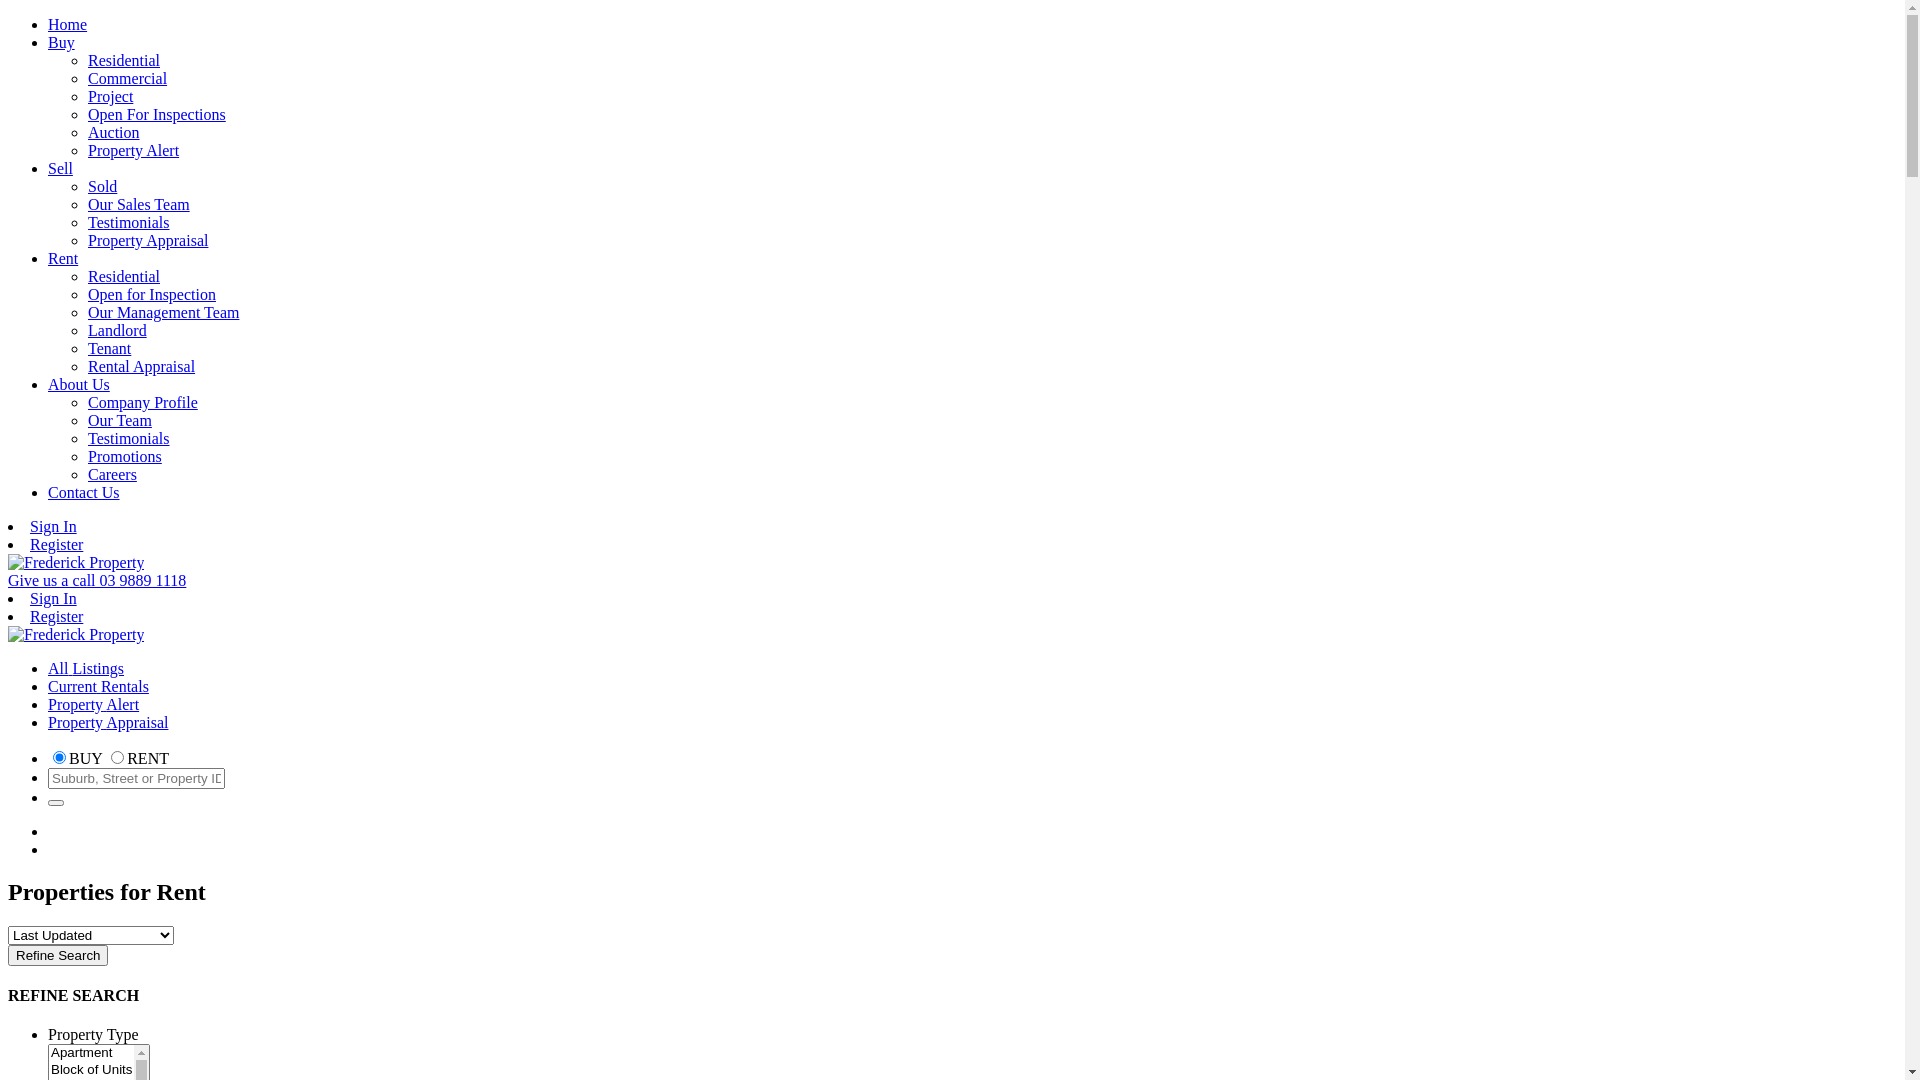 This screenshot has width=1920, height=1080. What do you see at coordinates (163, 312) in the screenshot?
I see `'Our Management Team'` at bounding box center [163, 312].